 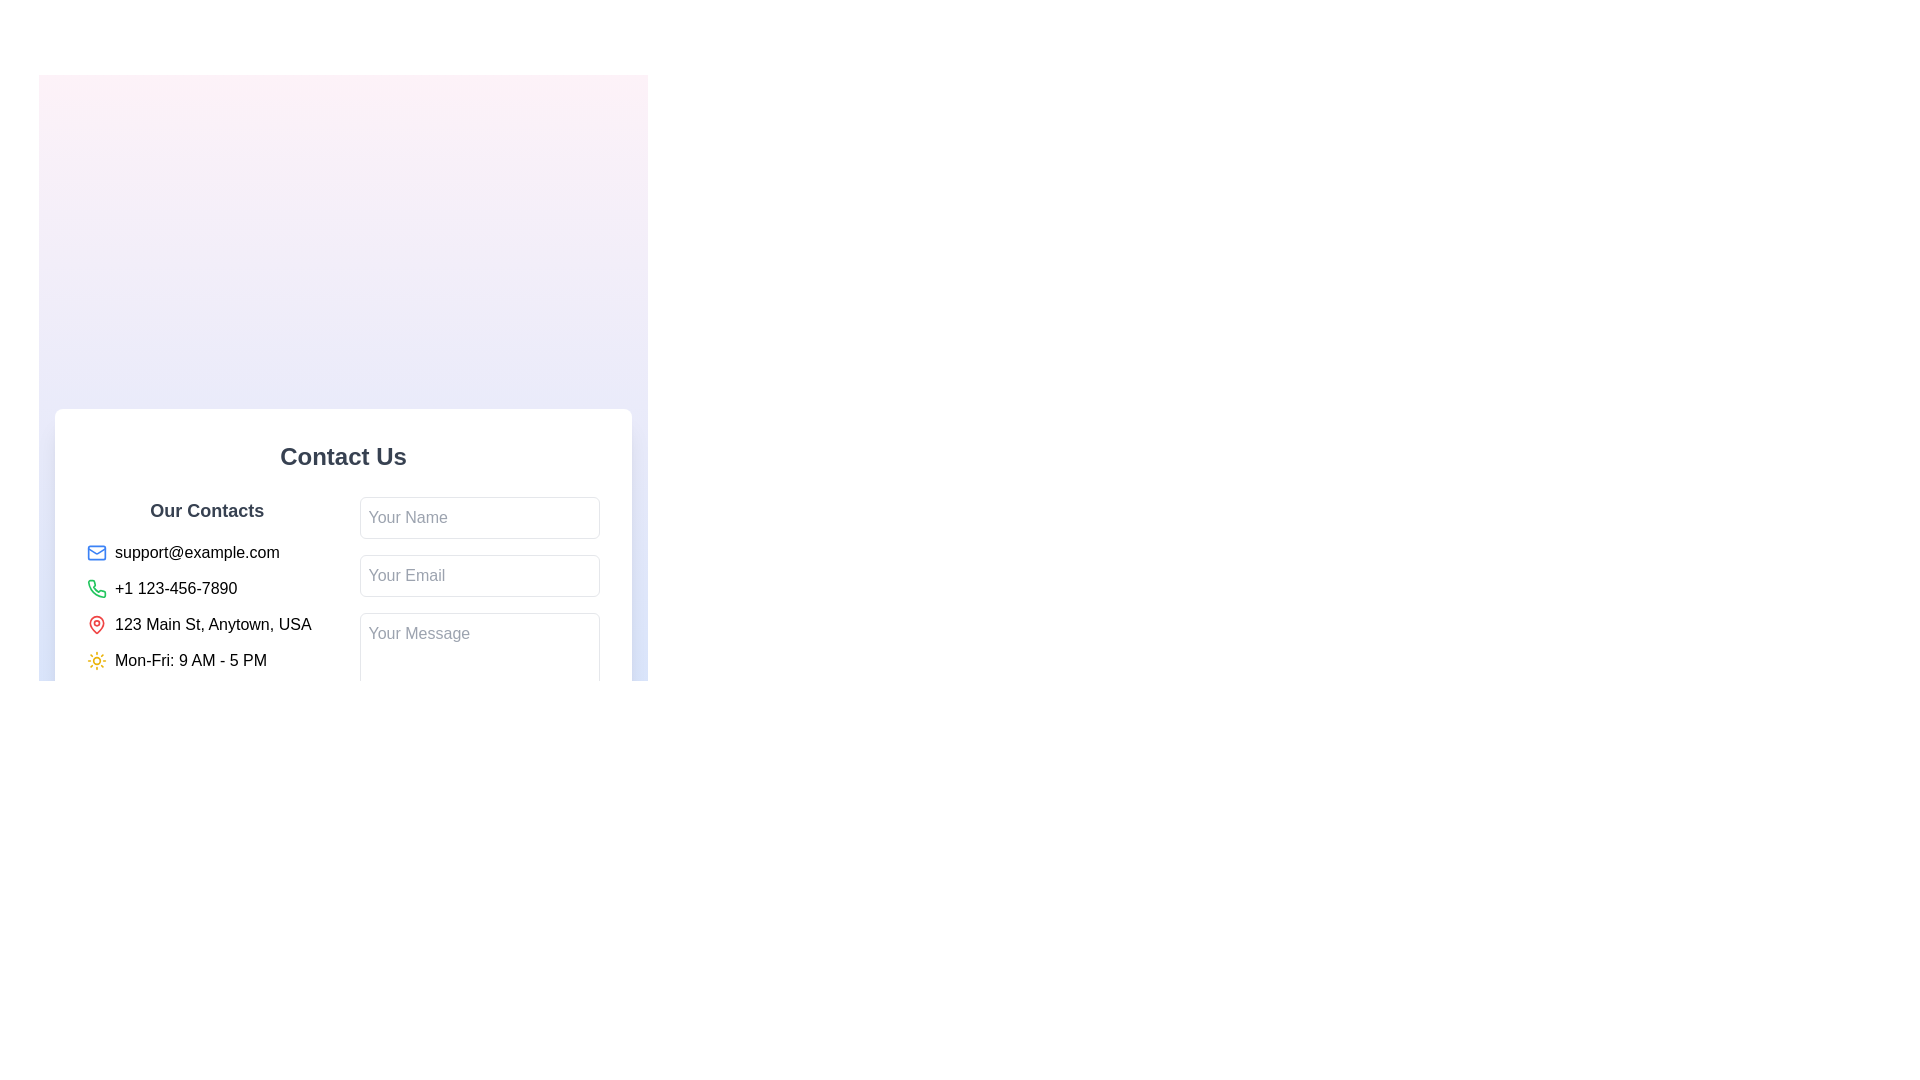 What do you see at coordinates (207, 587) in the screenshot?
I see `the static text element that represents contact information, which includes a phone icon and is the second item in a vertical list of contact details, located below the email address` at bounding box center [207, 587].